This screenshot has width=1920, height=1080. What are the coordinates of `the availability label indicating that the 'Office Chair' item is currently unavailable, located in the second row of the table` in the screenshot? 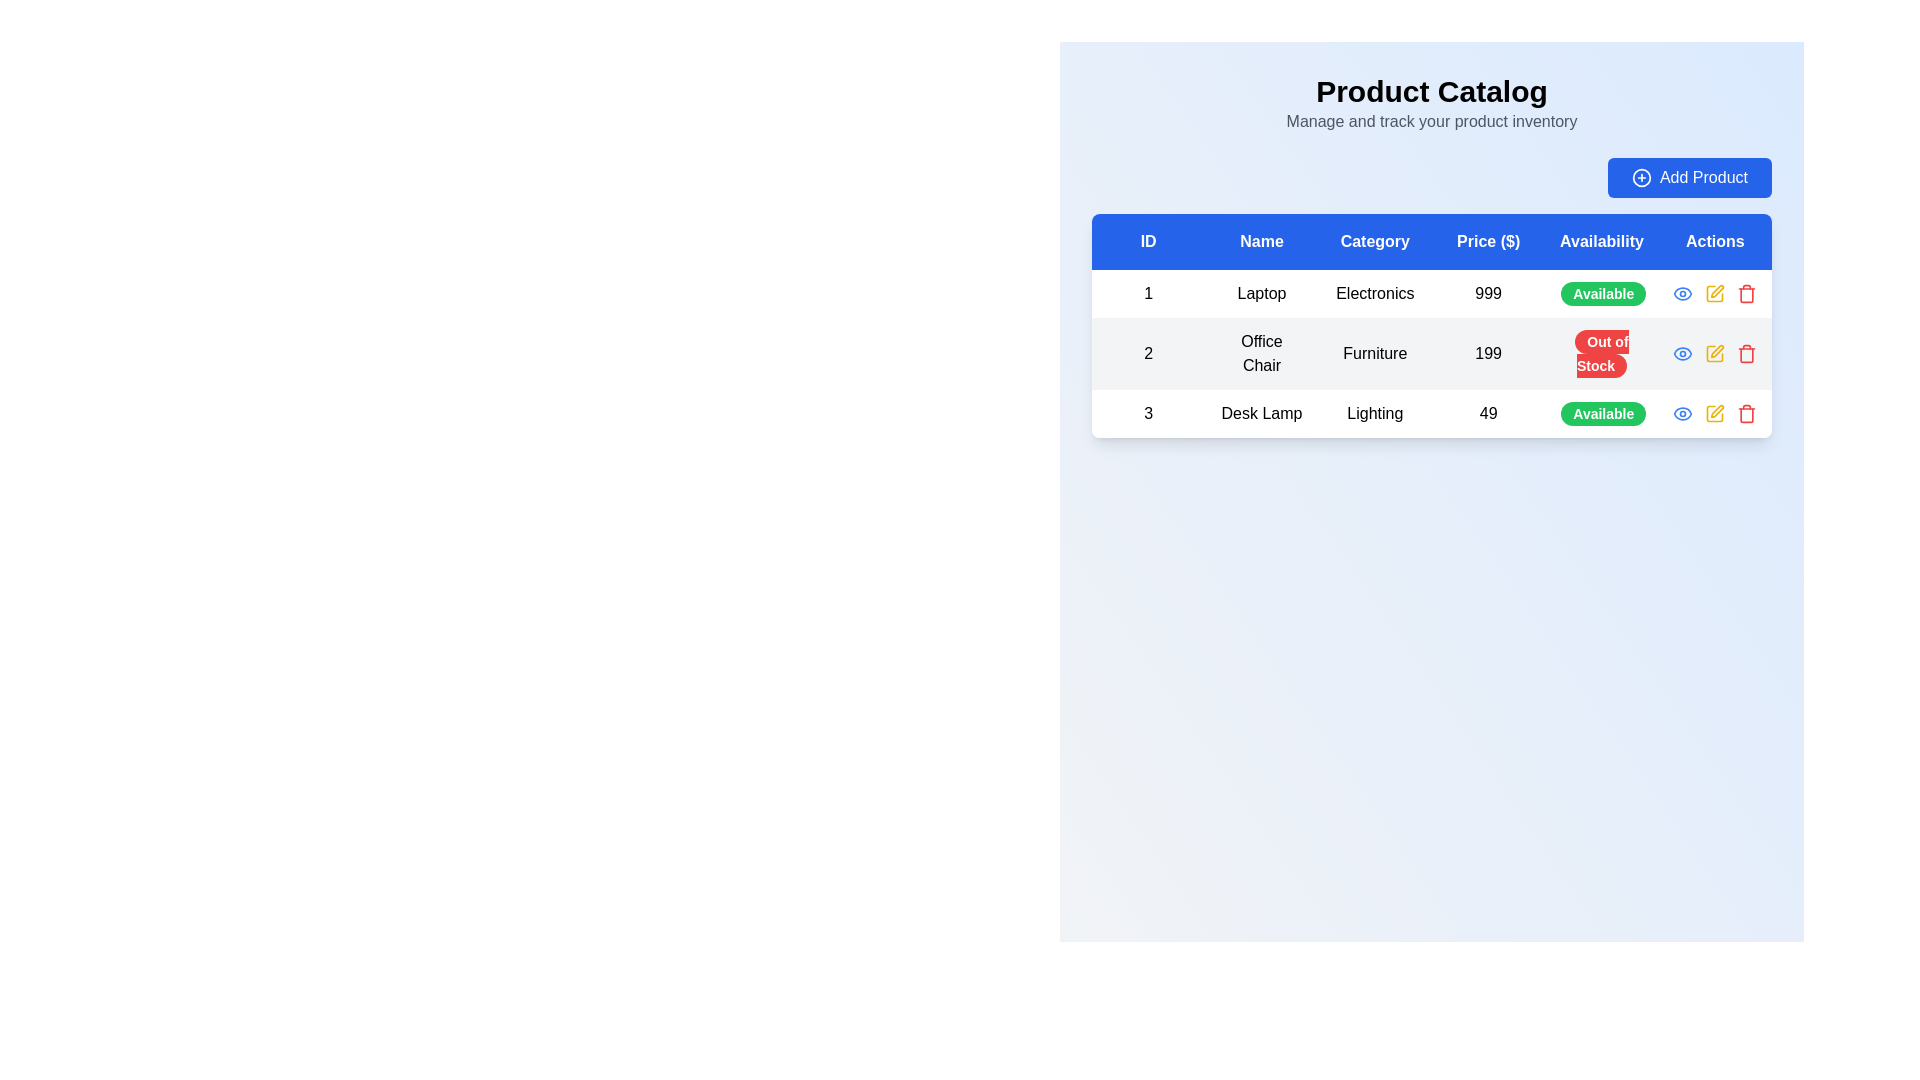 It's located at (1602, 353).